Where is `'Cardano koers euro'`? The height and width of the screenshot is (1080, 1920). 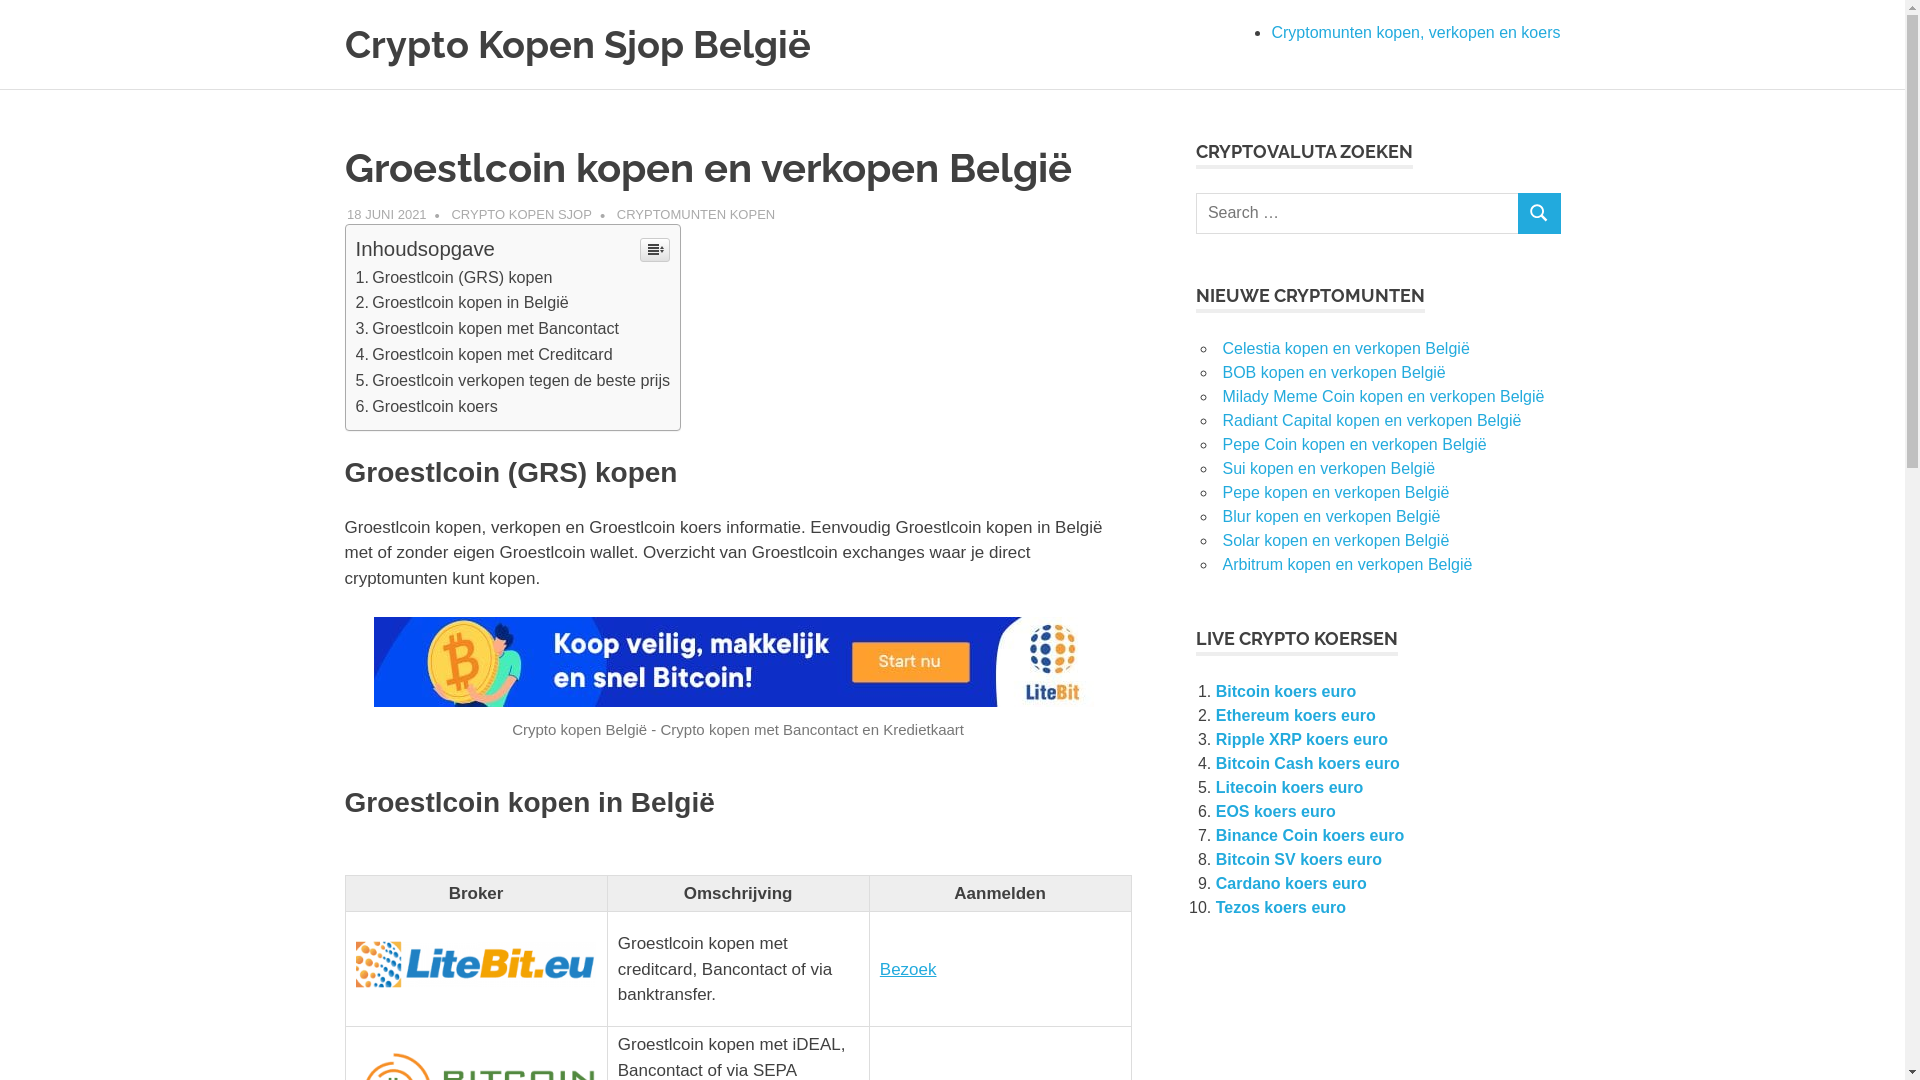
'Cardano koers euro' is located at coordinates (1214, 882).